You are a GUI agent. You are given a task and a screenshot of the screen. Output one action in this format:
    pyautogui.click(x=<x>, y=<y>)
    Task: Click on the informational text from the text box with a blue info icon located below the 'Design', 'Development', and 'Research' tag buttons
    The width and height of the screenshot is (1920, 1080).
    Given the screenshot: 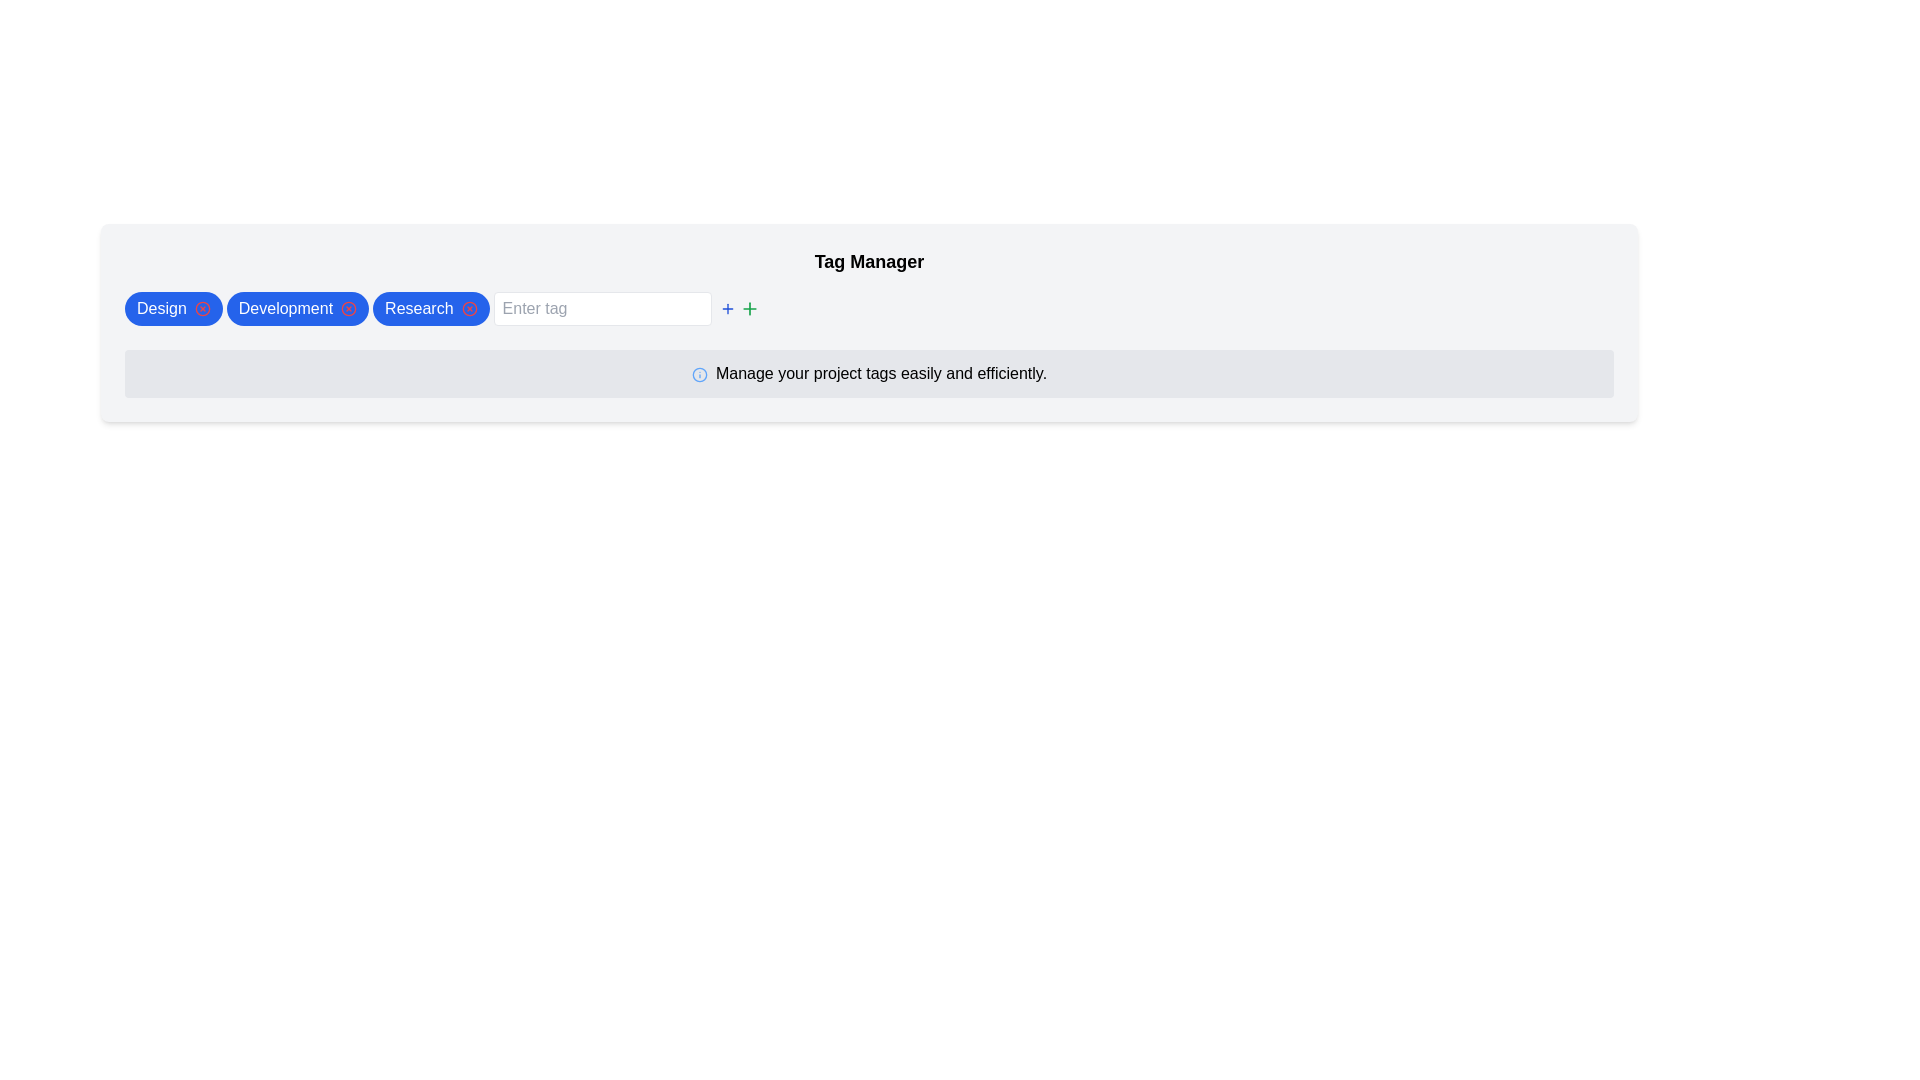 What is the action you would take?
    pyautogui.click(x=869, y=374)
    